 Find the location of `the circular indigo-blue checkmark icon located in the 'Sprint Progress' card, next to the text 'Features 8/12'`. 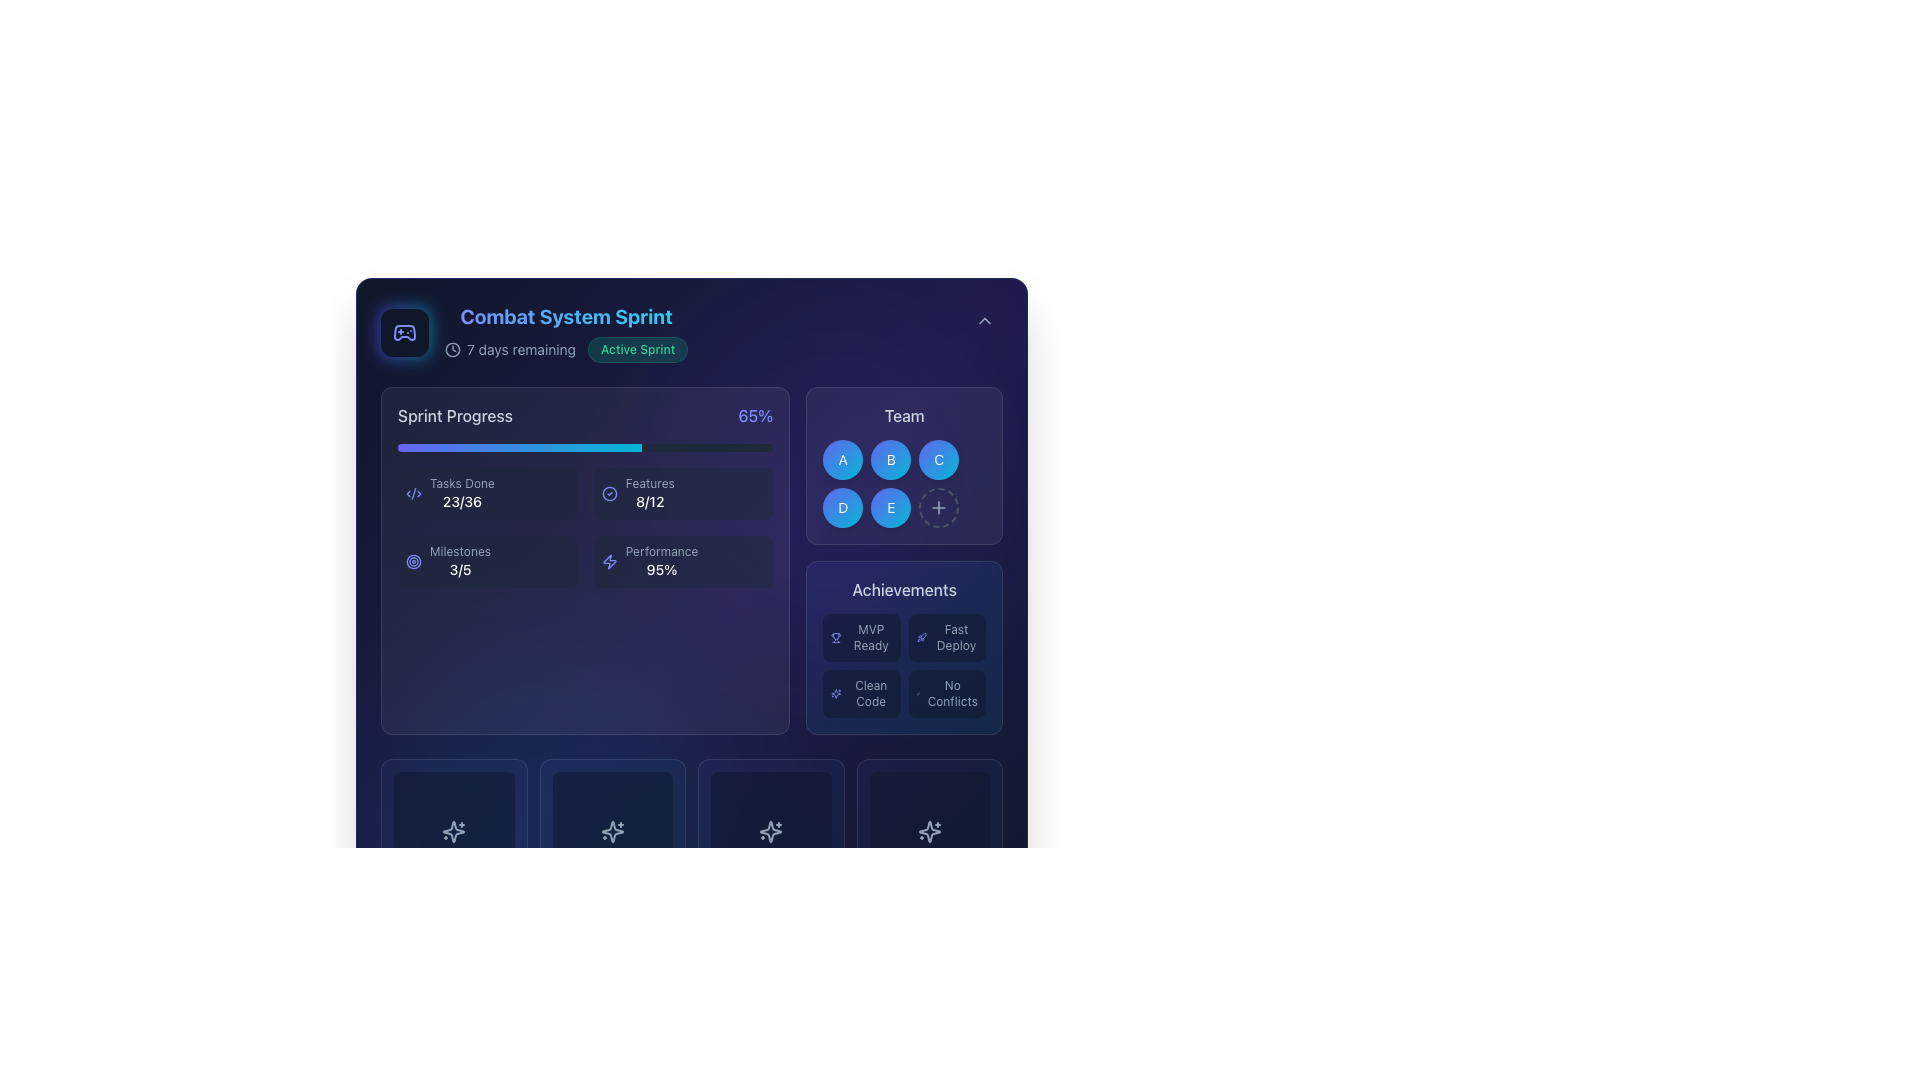

the circular indigo-blue checkmark icon located in the 'Sprint Progress' card, next to the text 'Features 8/12' is located at coordinates (608, 493).